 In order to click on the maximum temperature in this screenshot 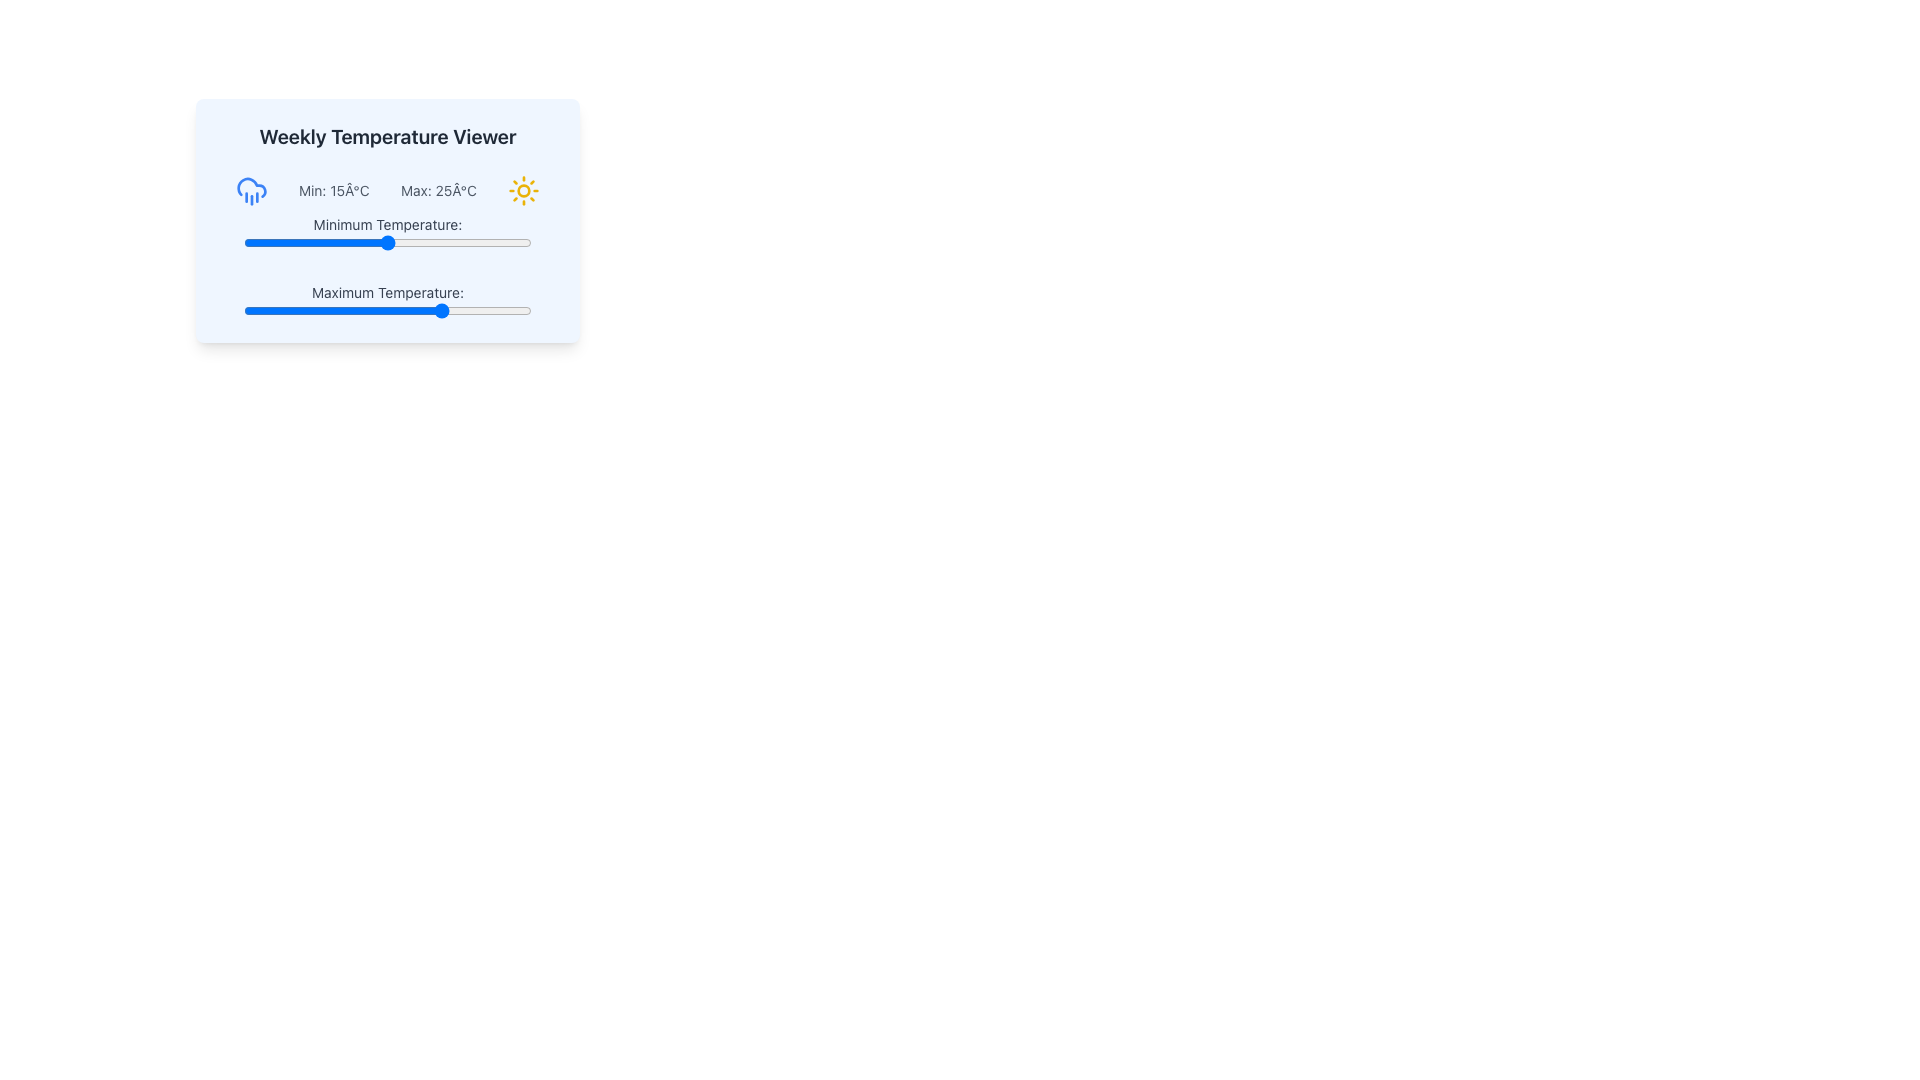, I will do `click(254, 311)`.